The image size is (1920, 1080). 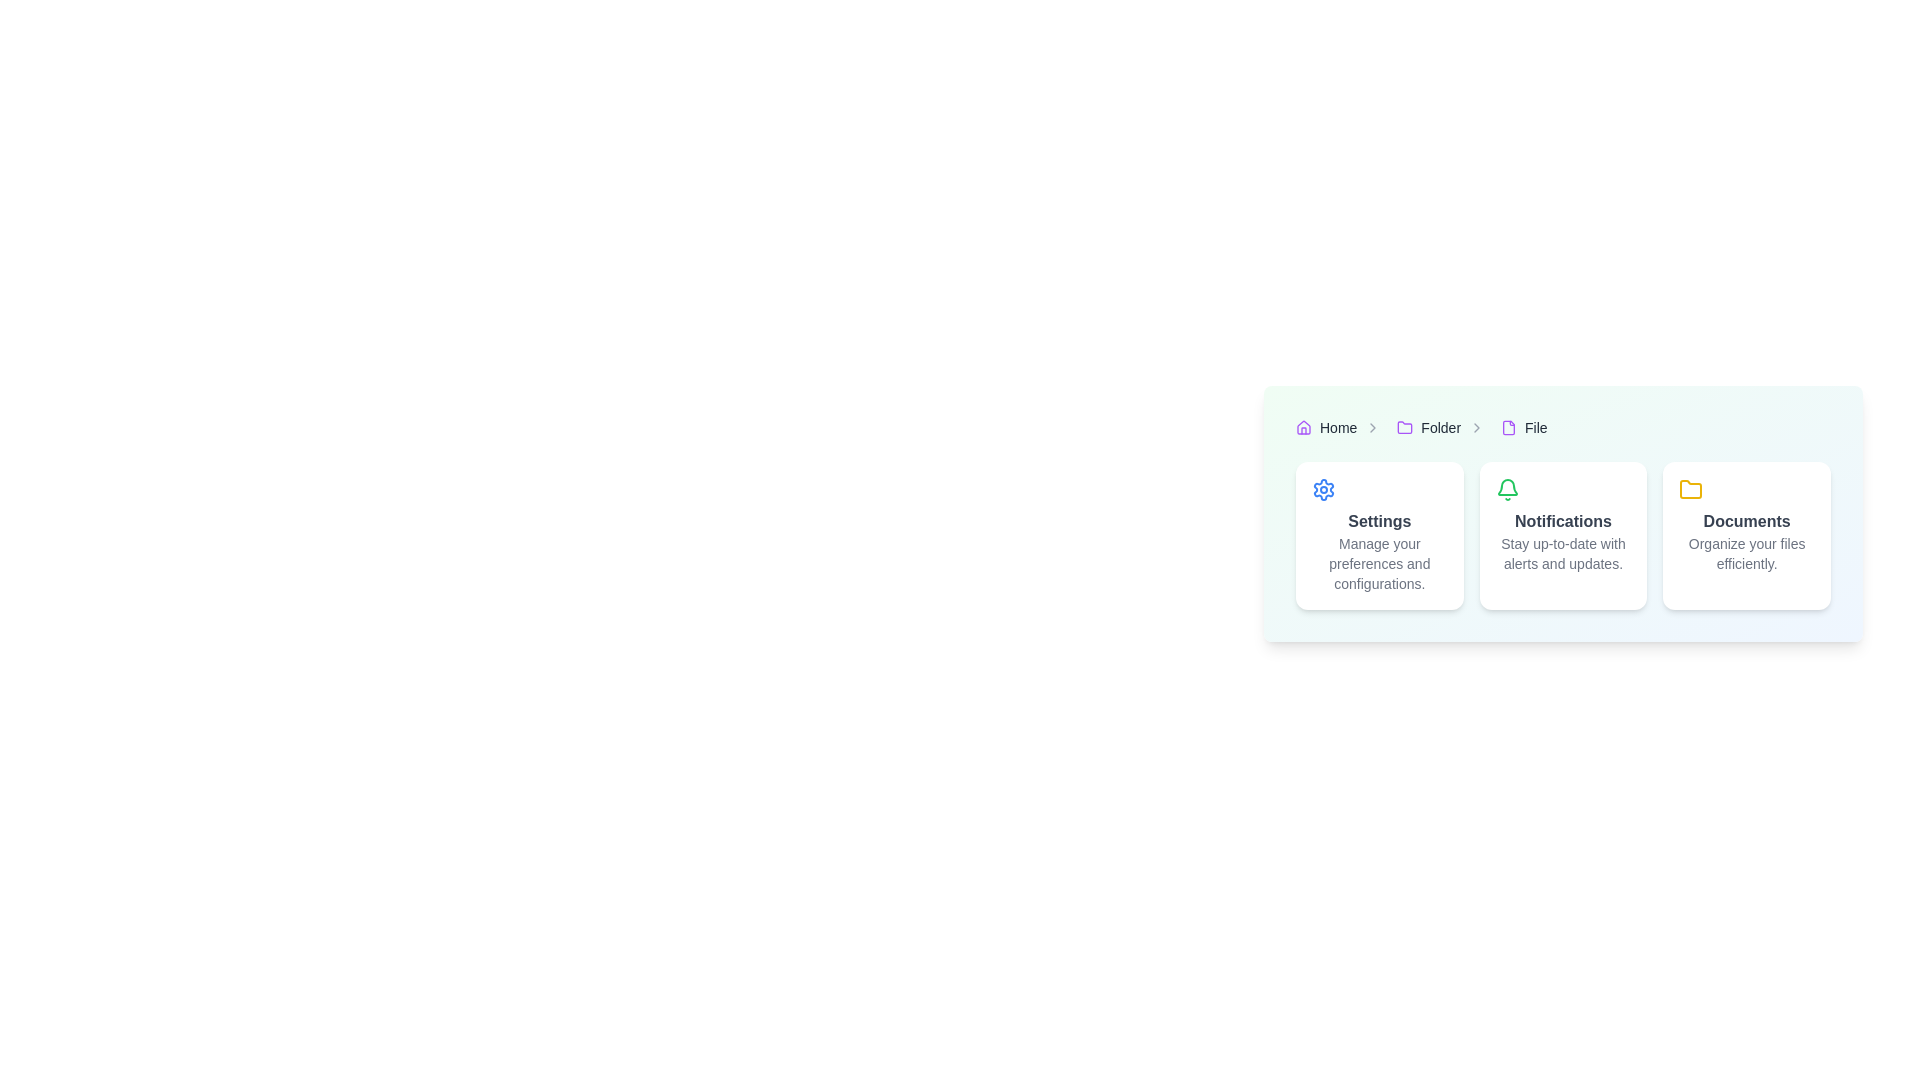 What do you see at coordinates (1507, 489) in the screenshot?
I see `the bell notification icon, which is a green-colored, thin-outlined bell symbol located within the 'Notifications' card in the middle of three horizontally arranged cards` at bounding box center [1507, 489].